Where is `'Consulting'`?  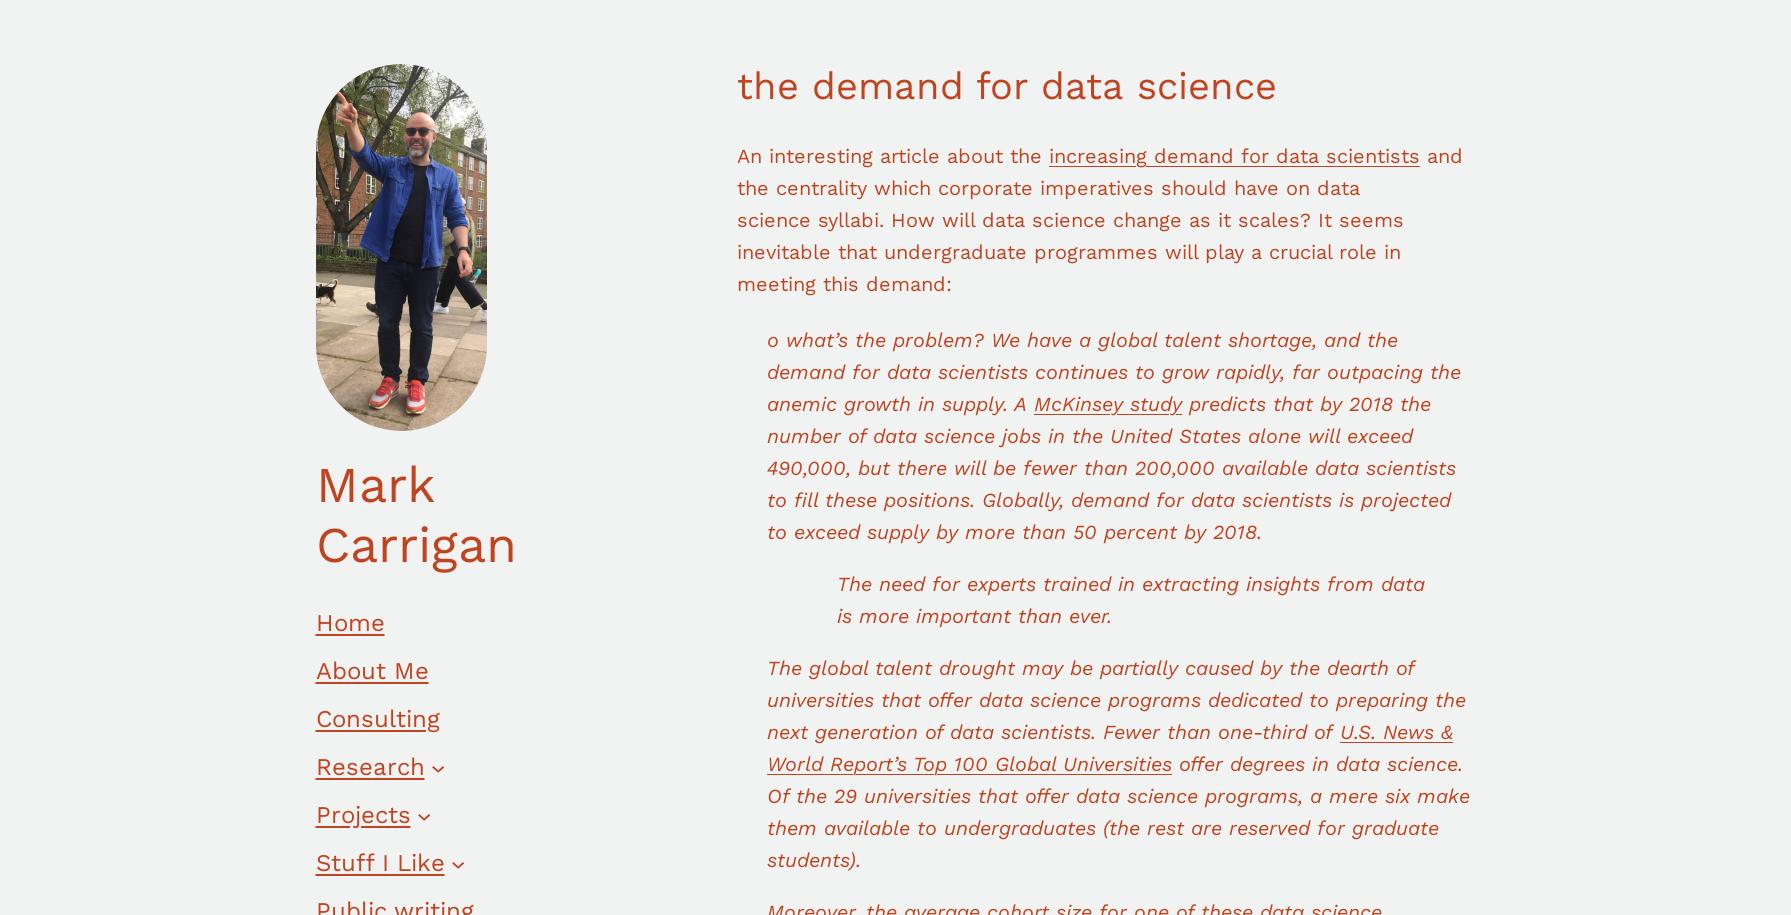
'Consulting' is located at coordinates (377, 719).